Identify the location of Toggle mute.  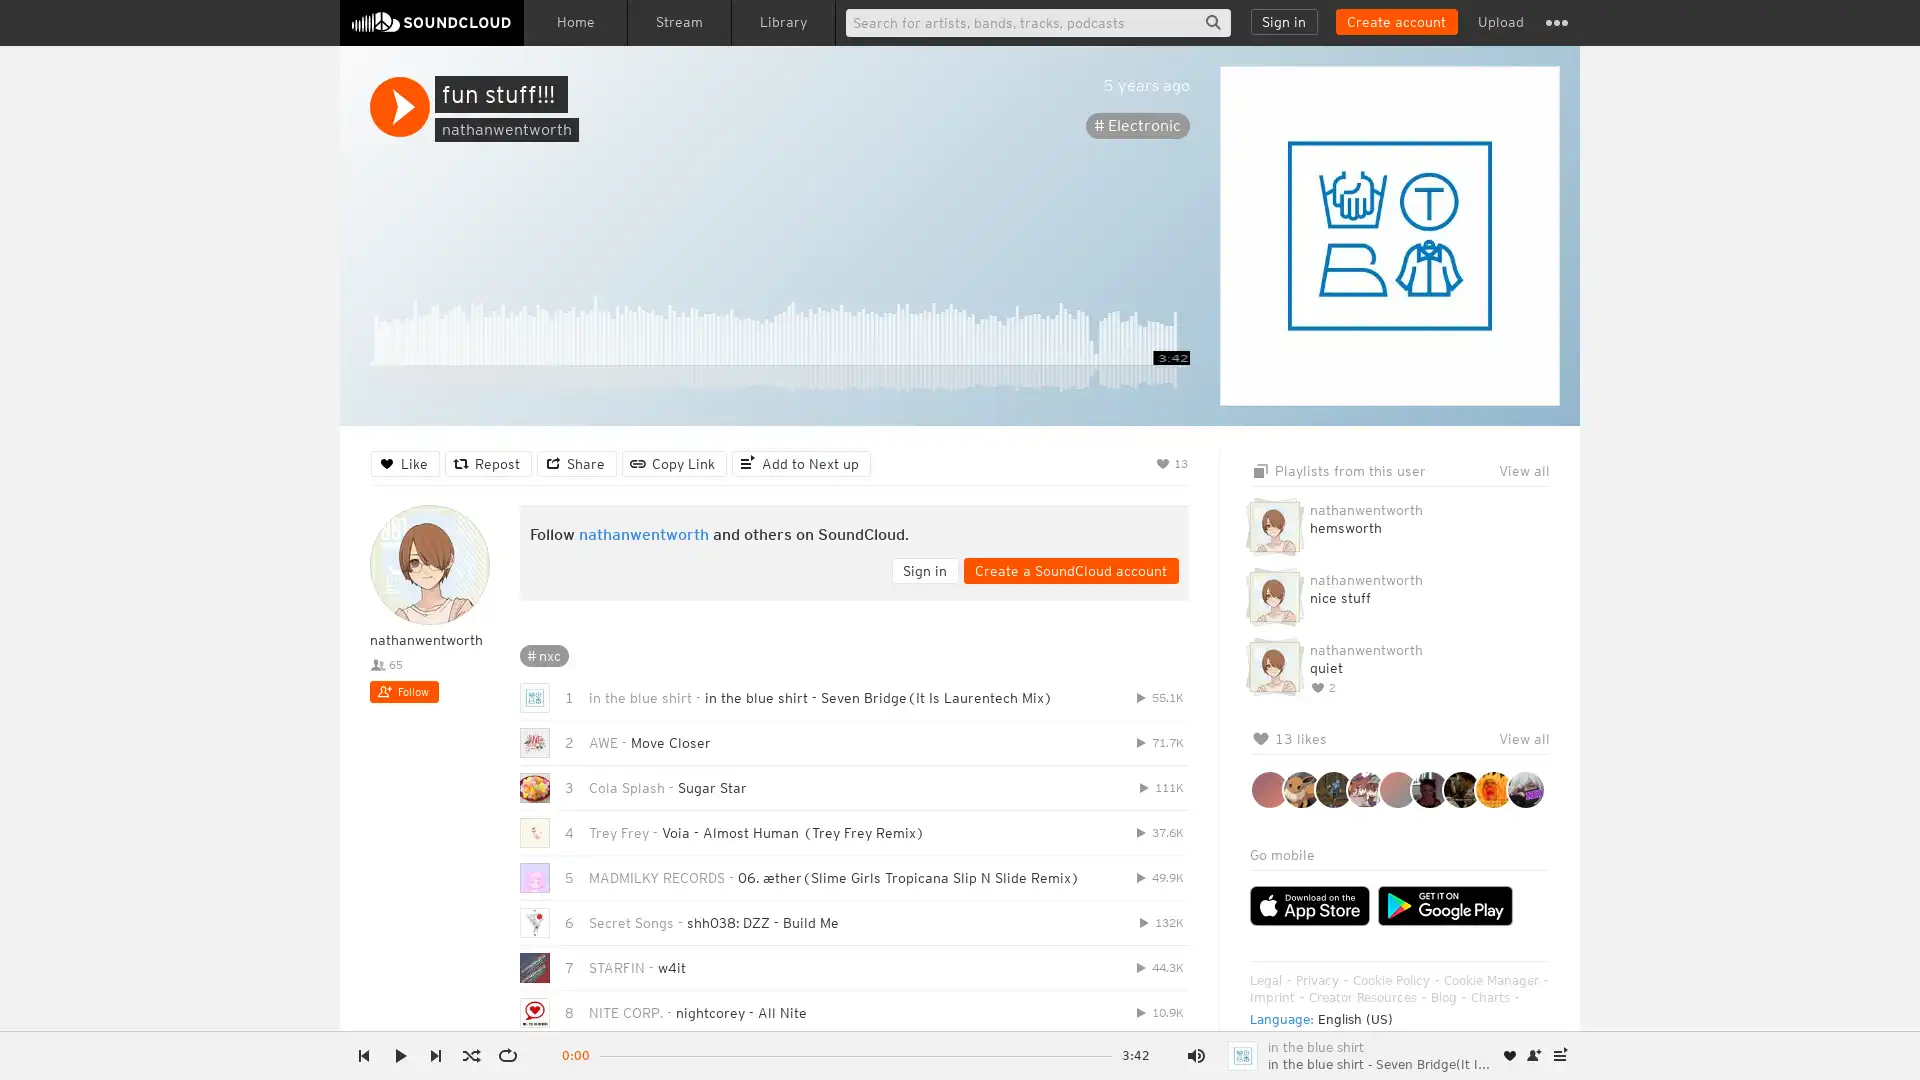
(1195, 1055).